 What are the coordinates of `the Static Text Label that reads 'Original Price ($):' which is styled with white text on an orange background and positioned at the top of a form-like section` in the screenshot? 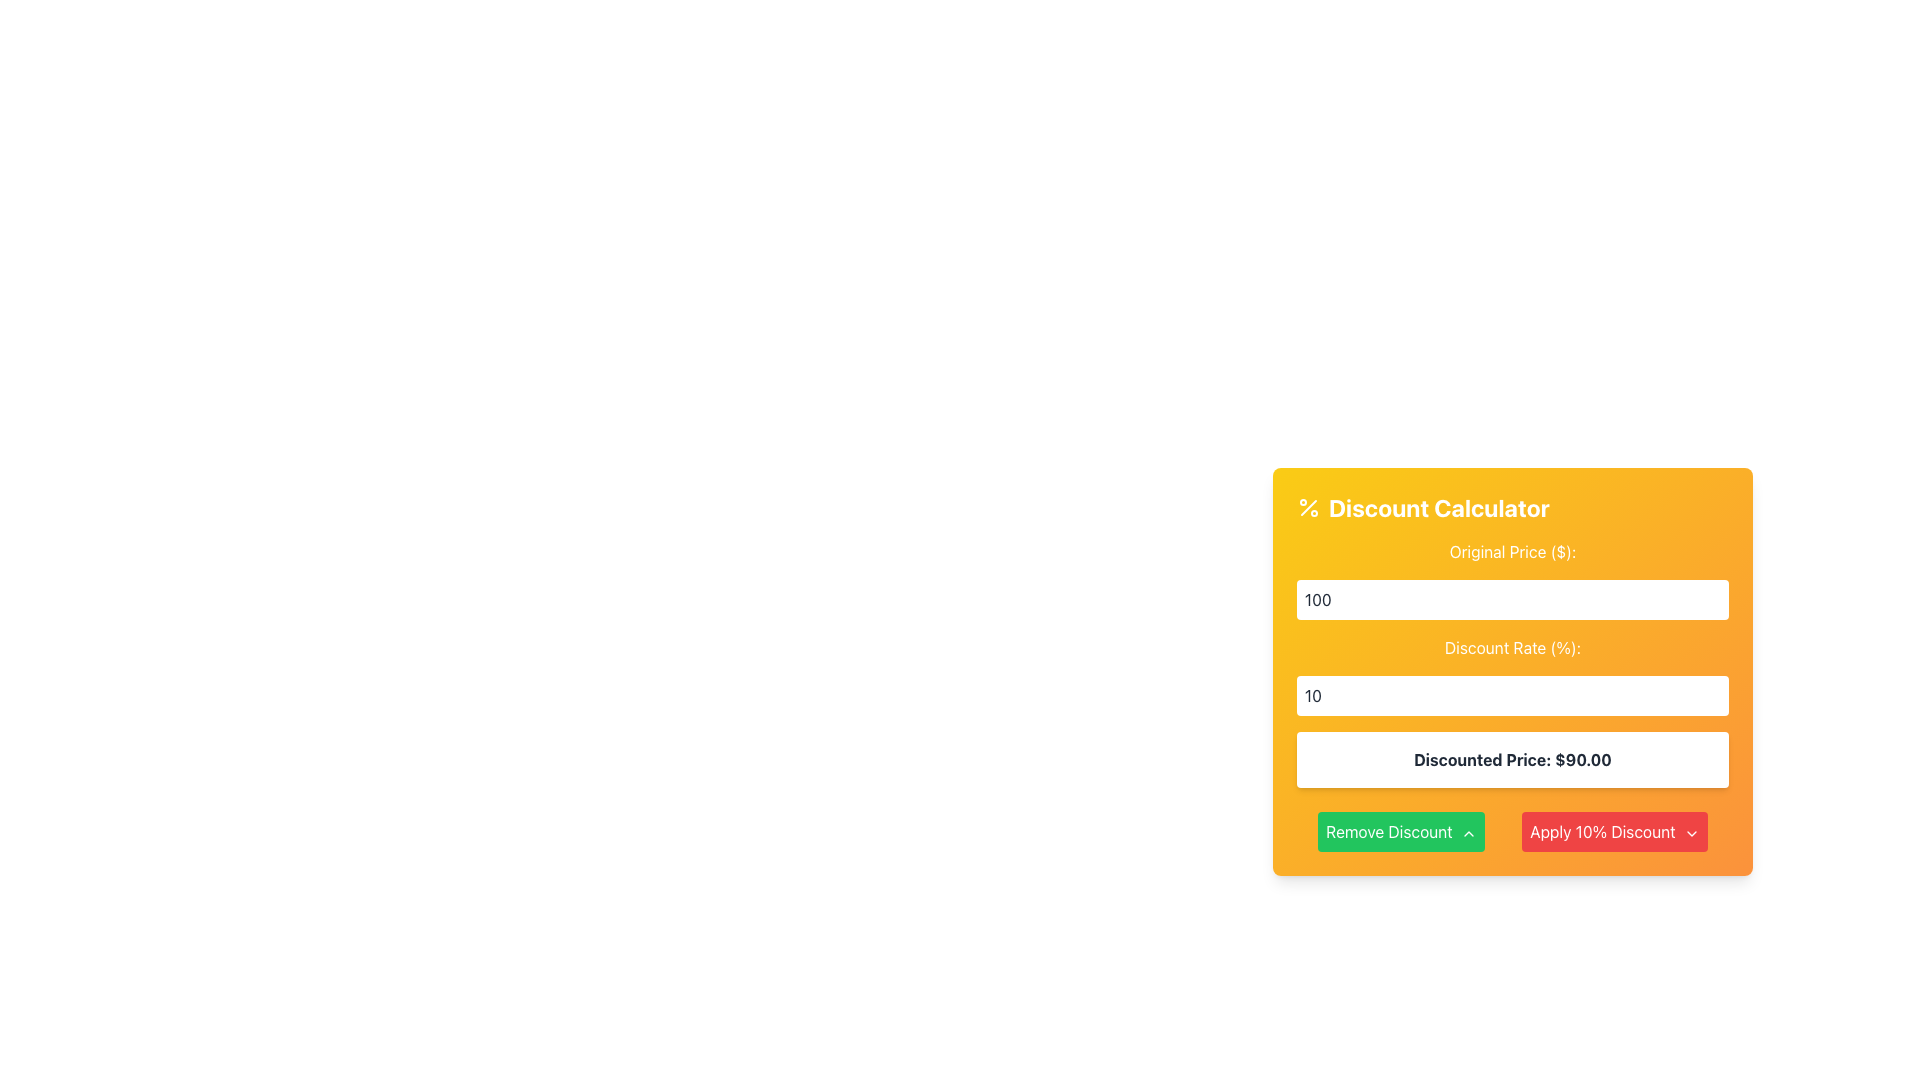 It's located at (1512, 551).